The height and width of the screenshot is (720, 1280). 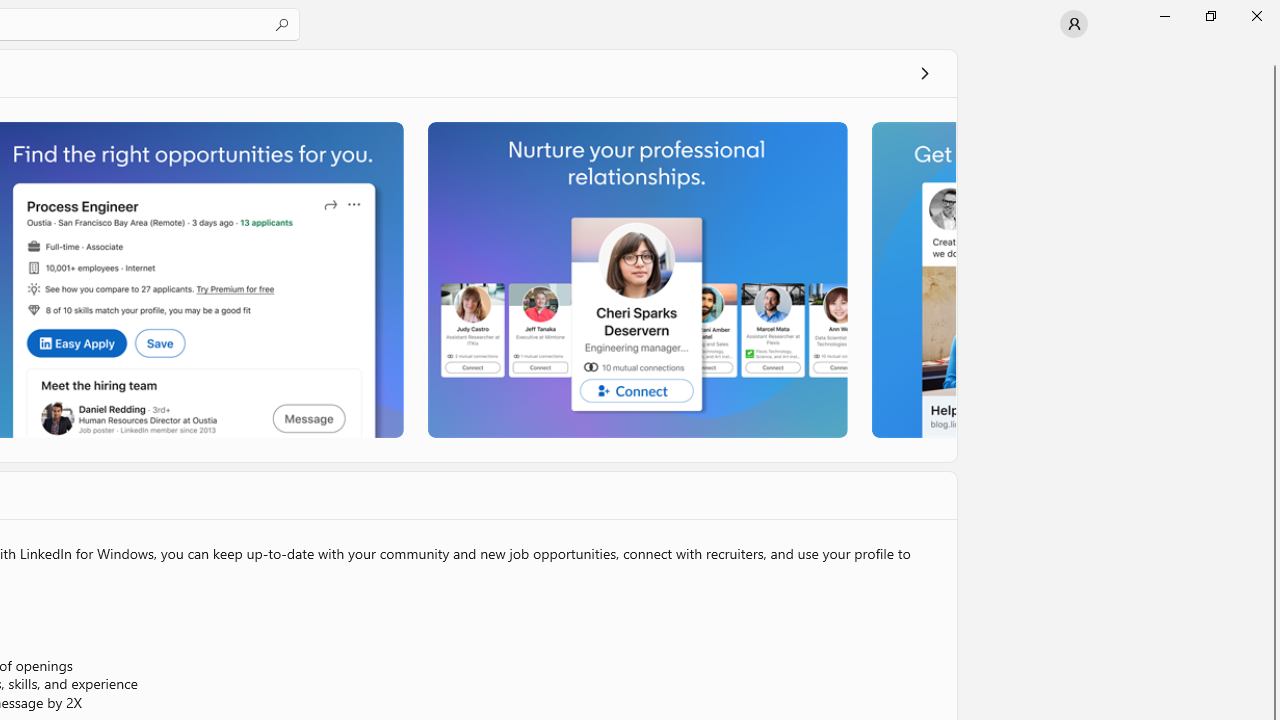 I want to click on 'Screenshot 3', so click(x=635, y=279).